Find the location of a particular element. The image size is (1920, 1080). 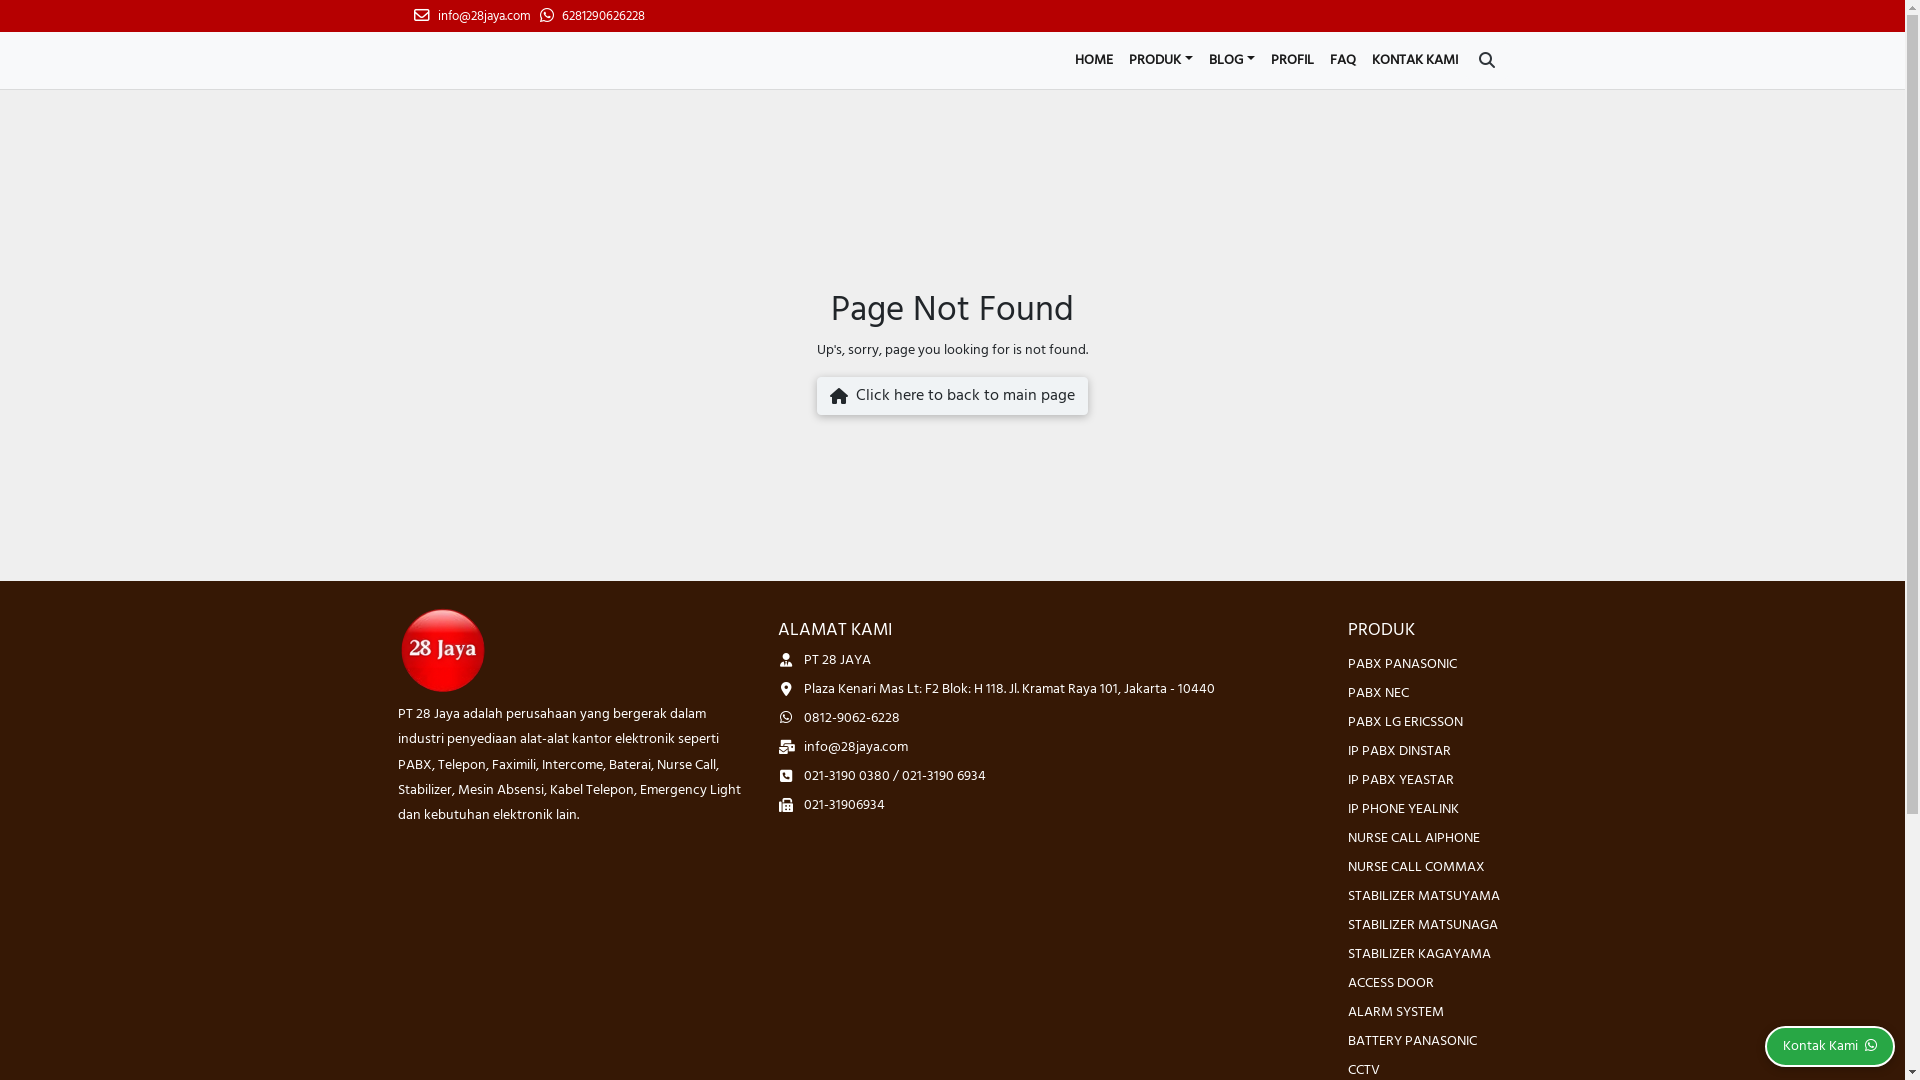

'6281290626228' is located at coordinates (591, 16).